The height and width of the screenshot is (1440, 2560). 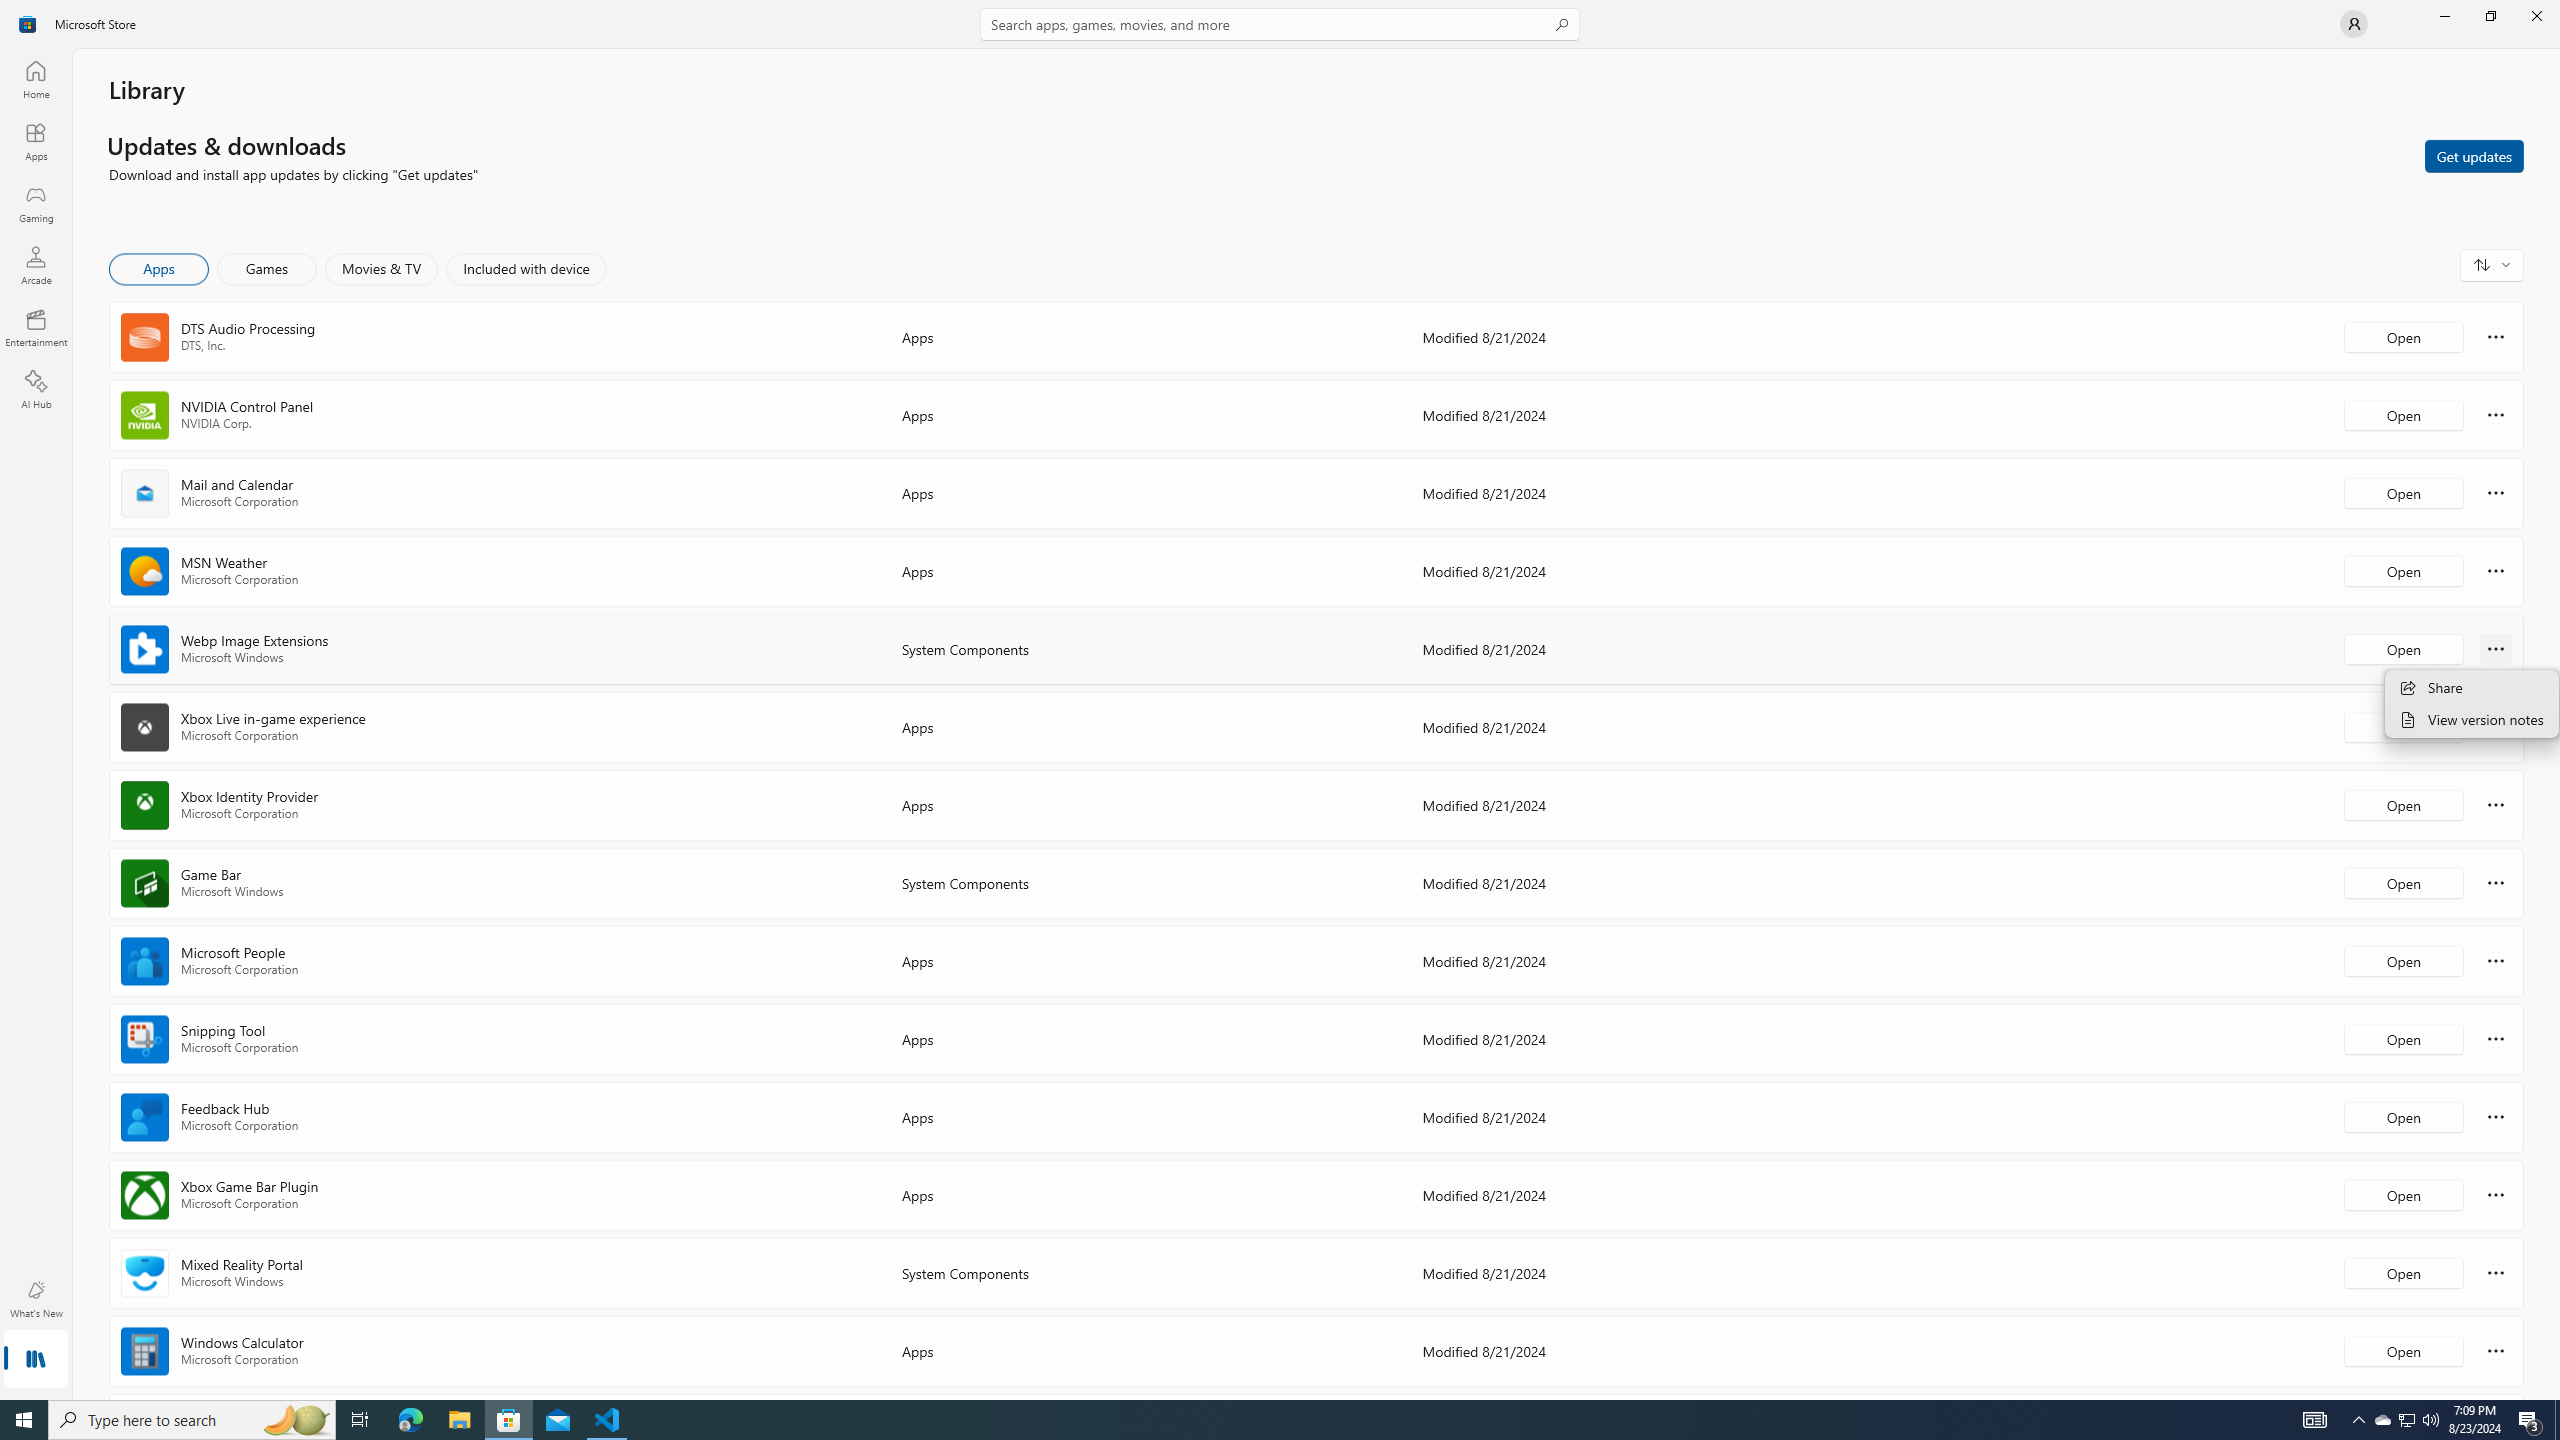 What do you see at coordinates (34, 388) in the screenshot?
I see `'AI Hub'` at bounding box center [34, 388].